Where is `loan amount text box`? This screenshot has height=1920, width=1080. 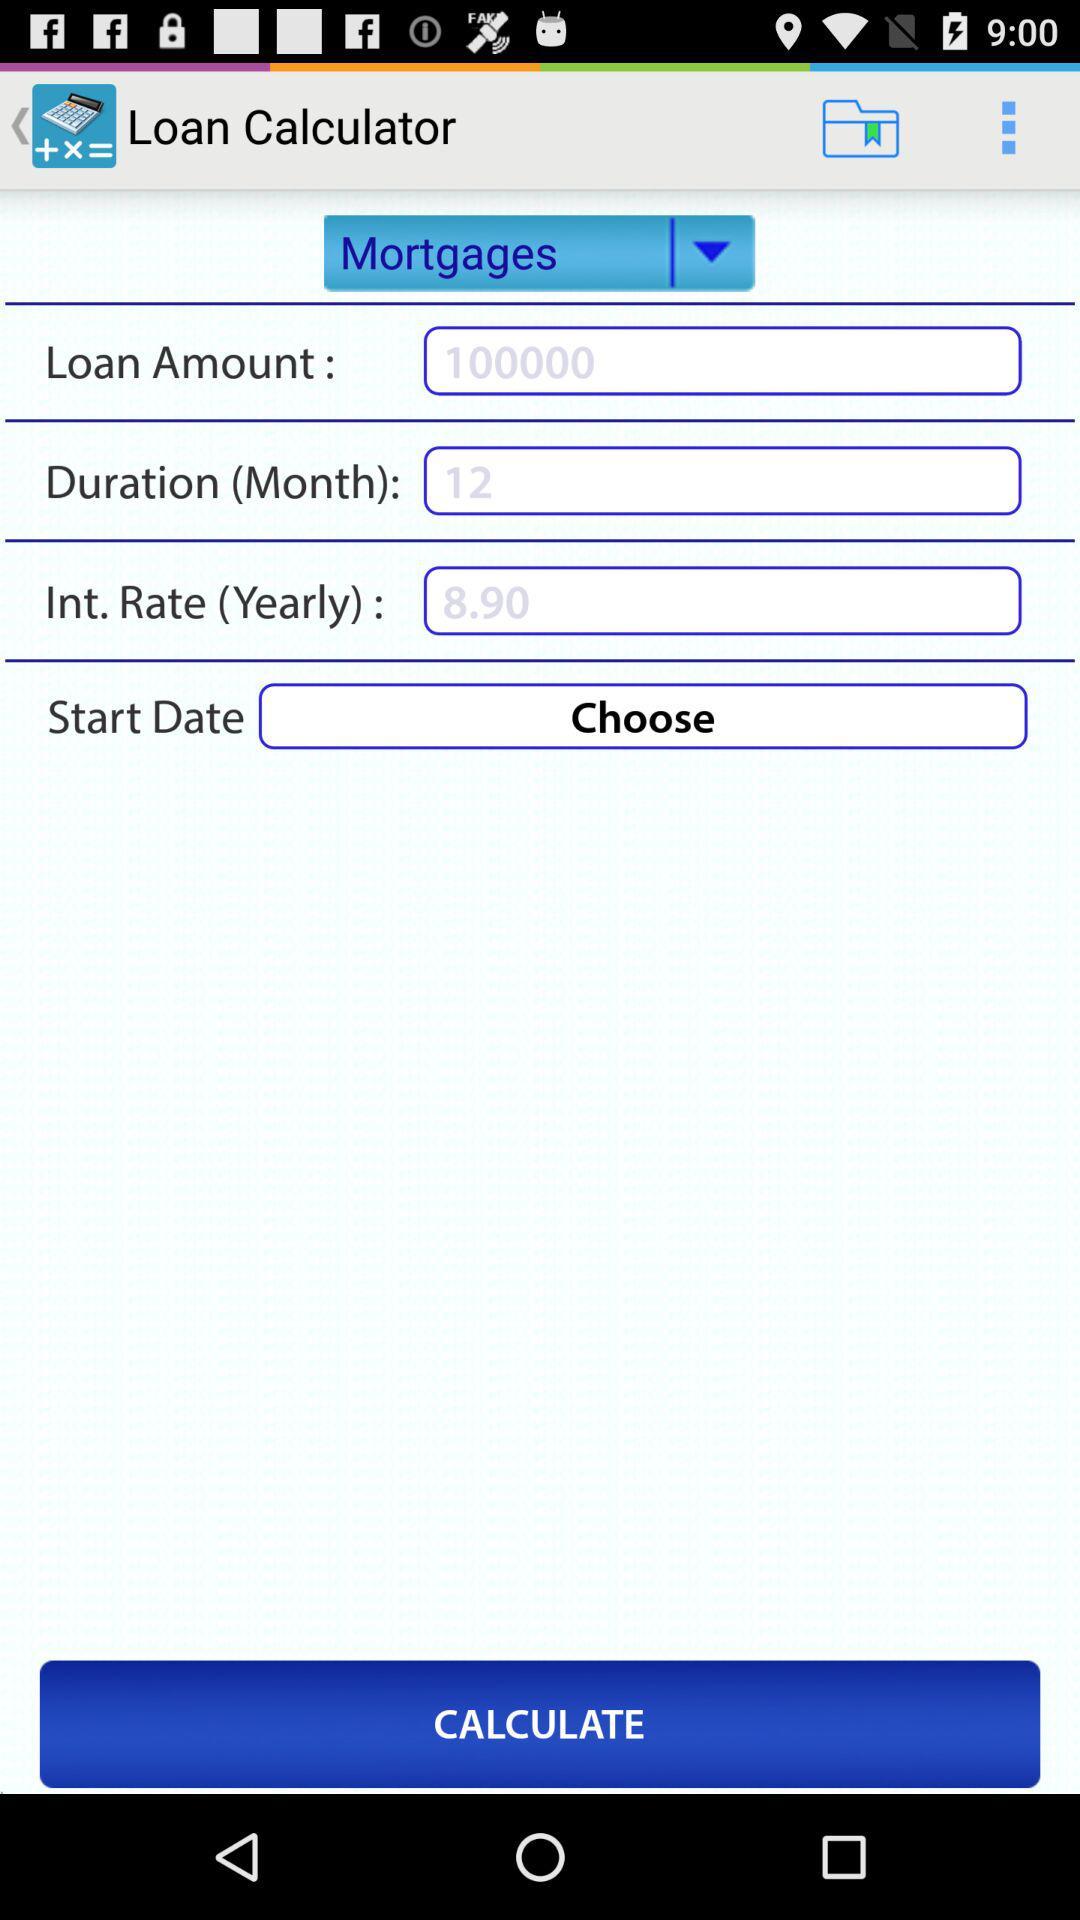 loan amount text box is located at coordinates (722, 360).